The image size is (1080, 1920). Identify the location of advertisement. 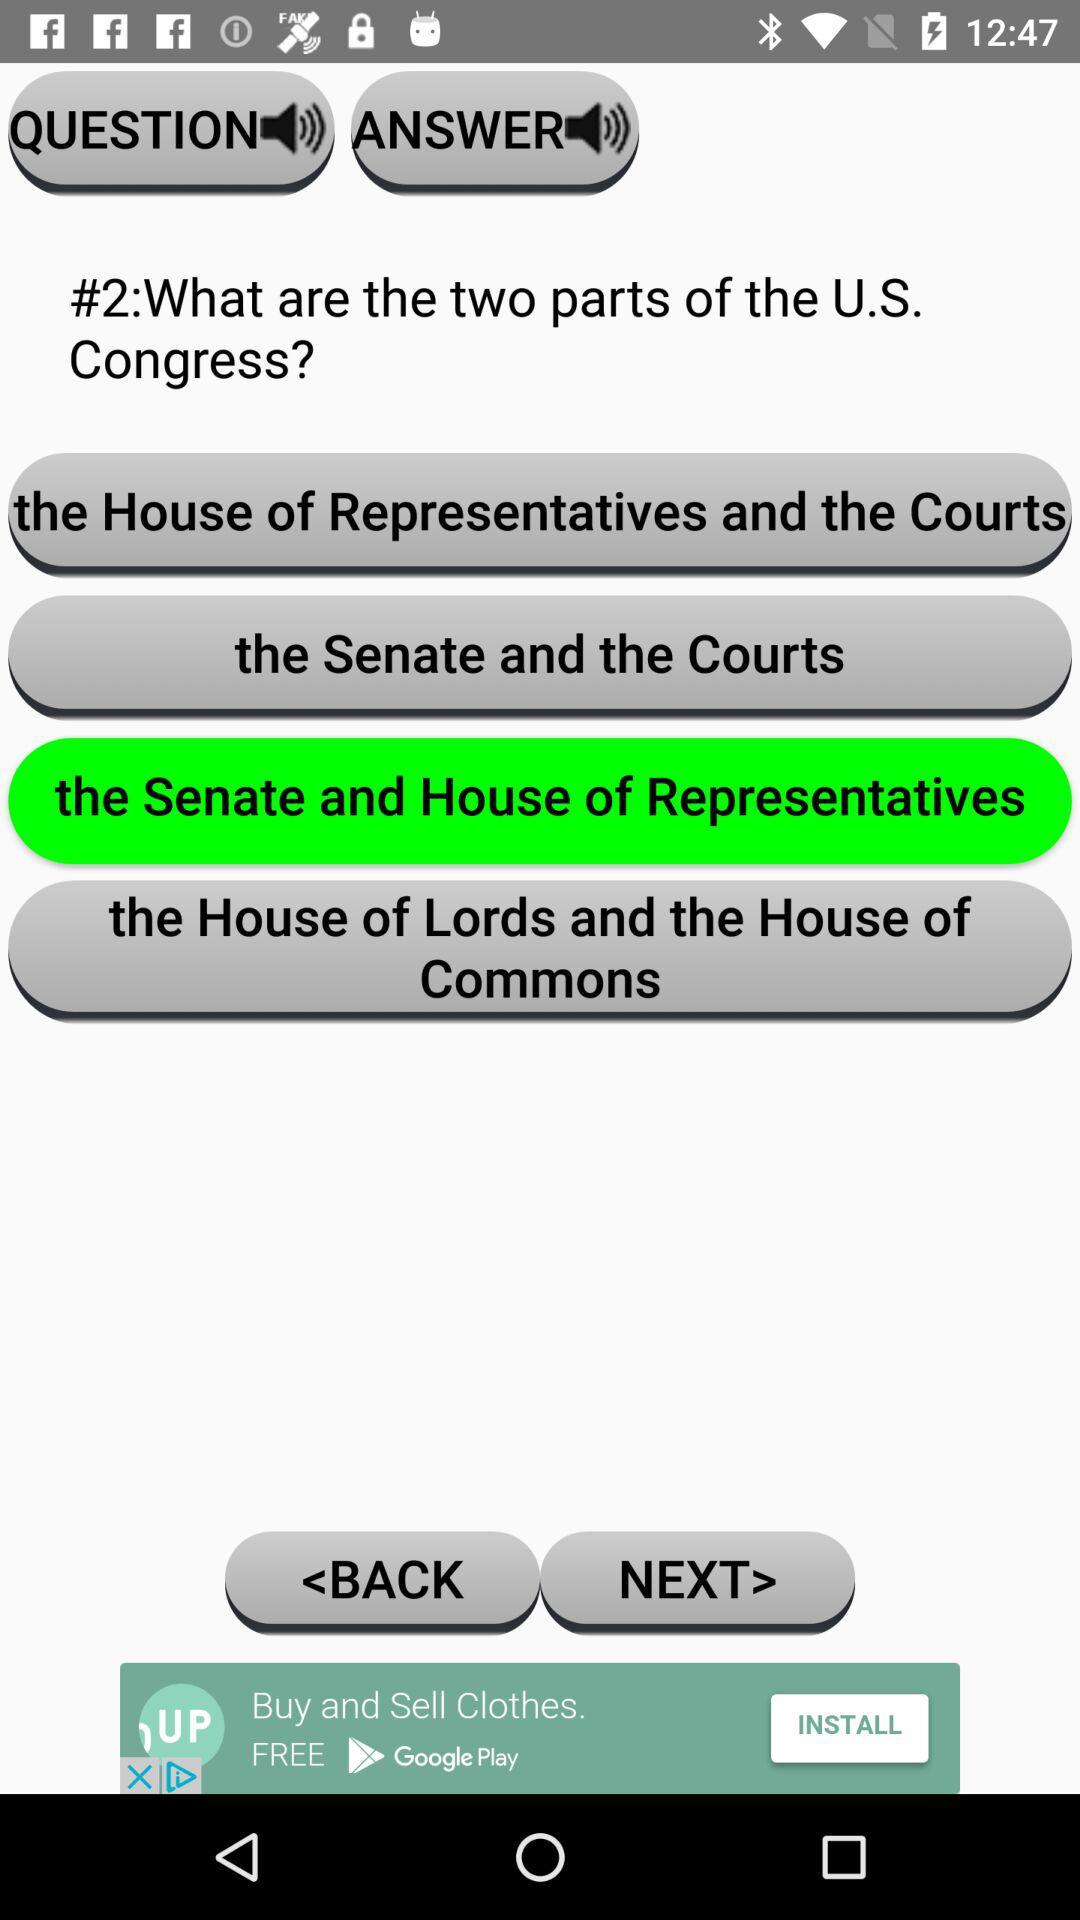
(540, 1727).